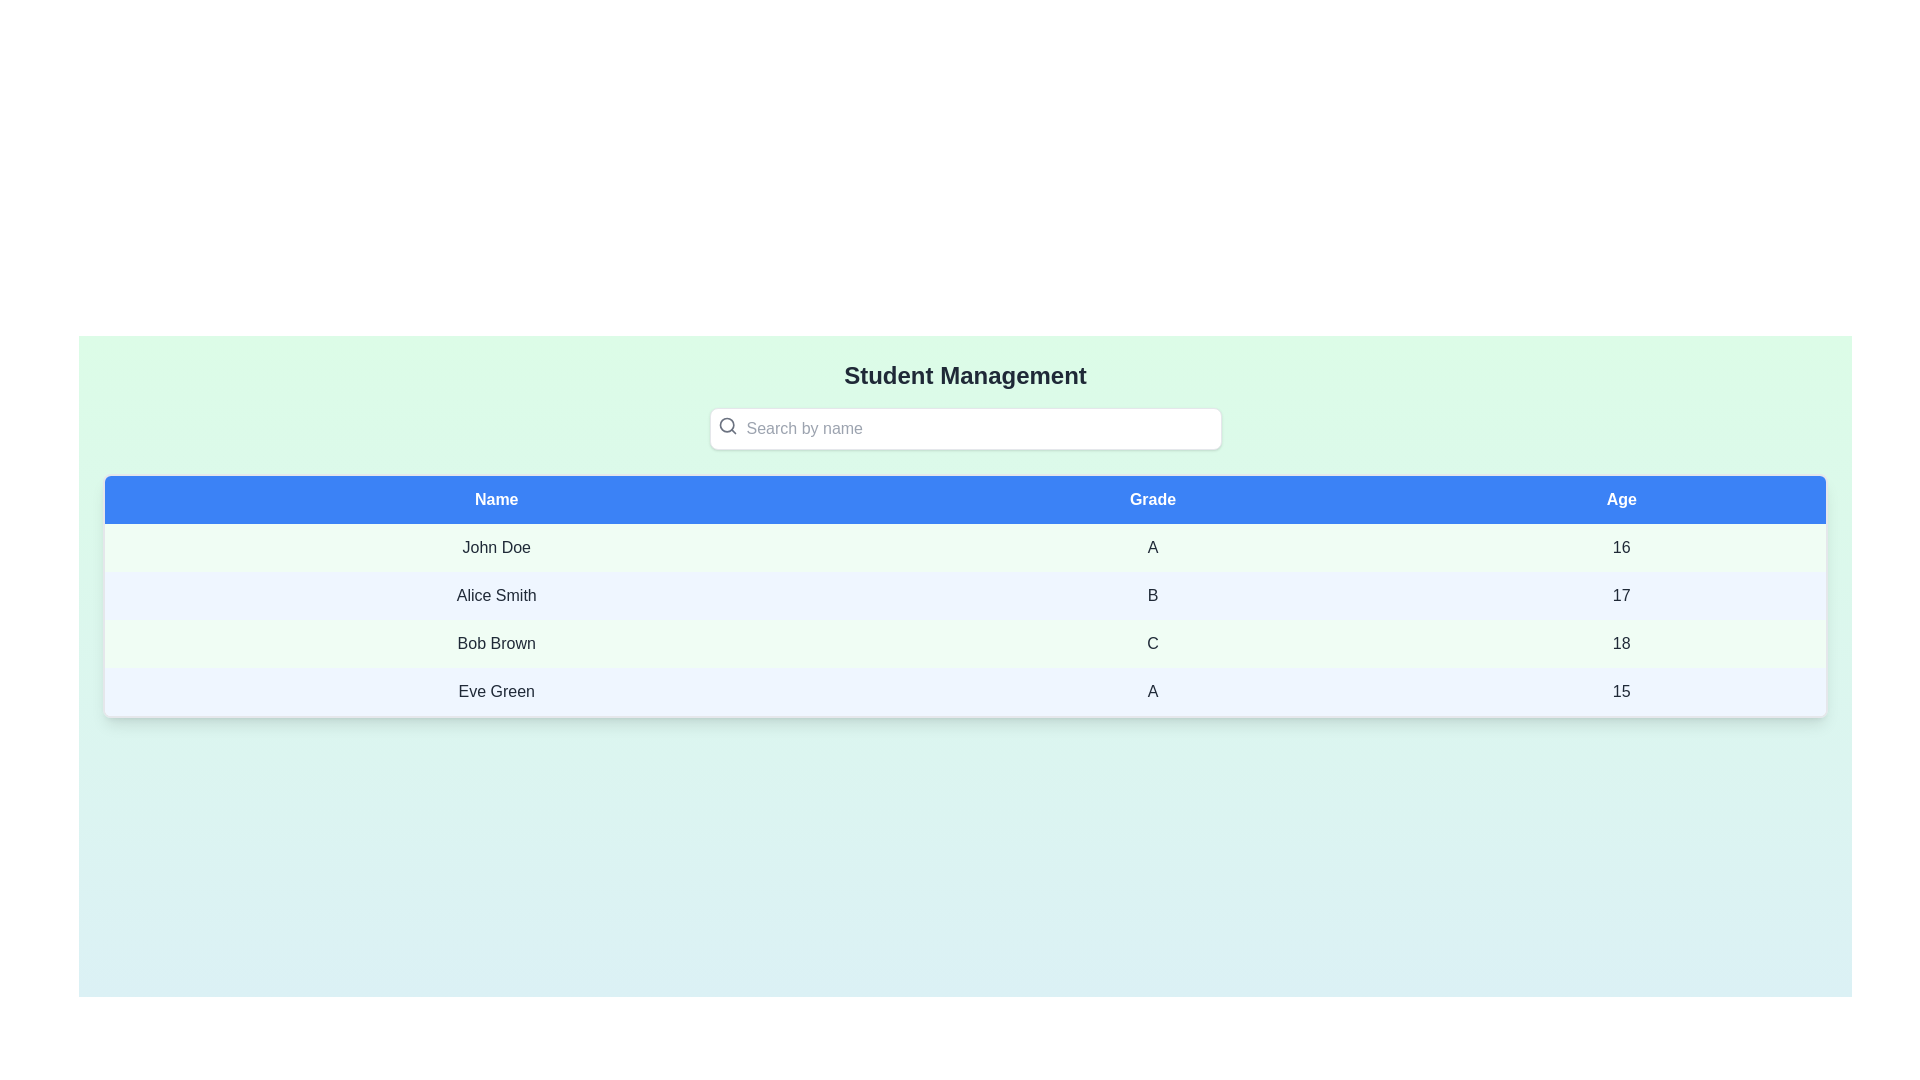  What do you see at coordinates (1152, 595) in the screenshot?
I see `the Text Label displaying the grade assigned to the student named Alice Smith, located in the second row and second column of the table under the 'Grade' header` at bounding box center [1152, 595].